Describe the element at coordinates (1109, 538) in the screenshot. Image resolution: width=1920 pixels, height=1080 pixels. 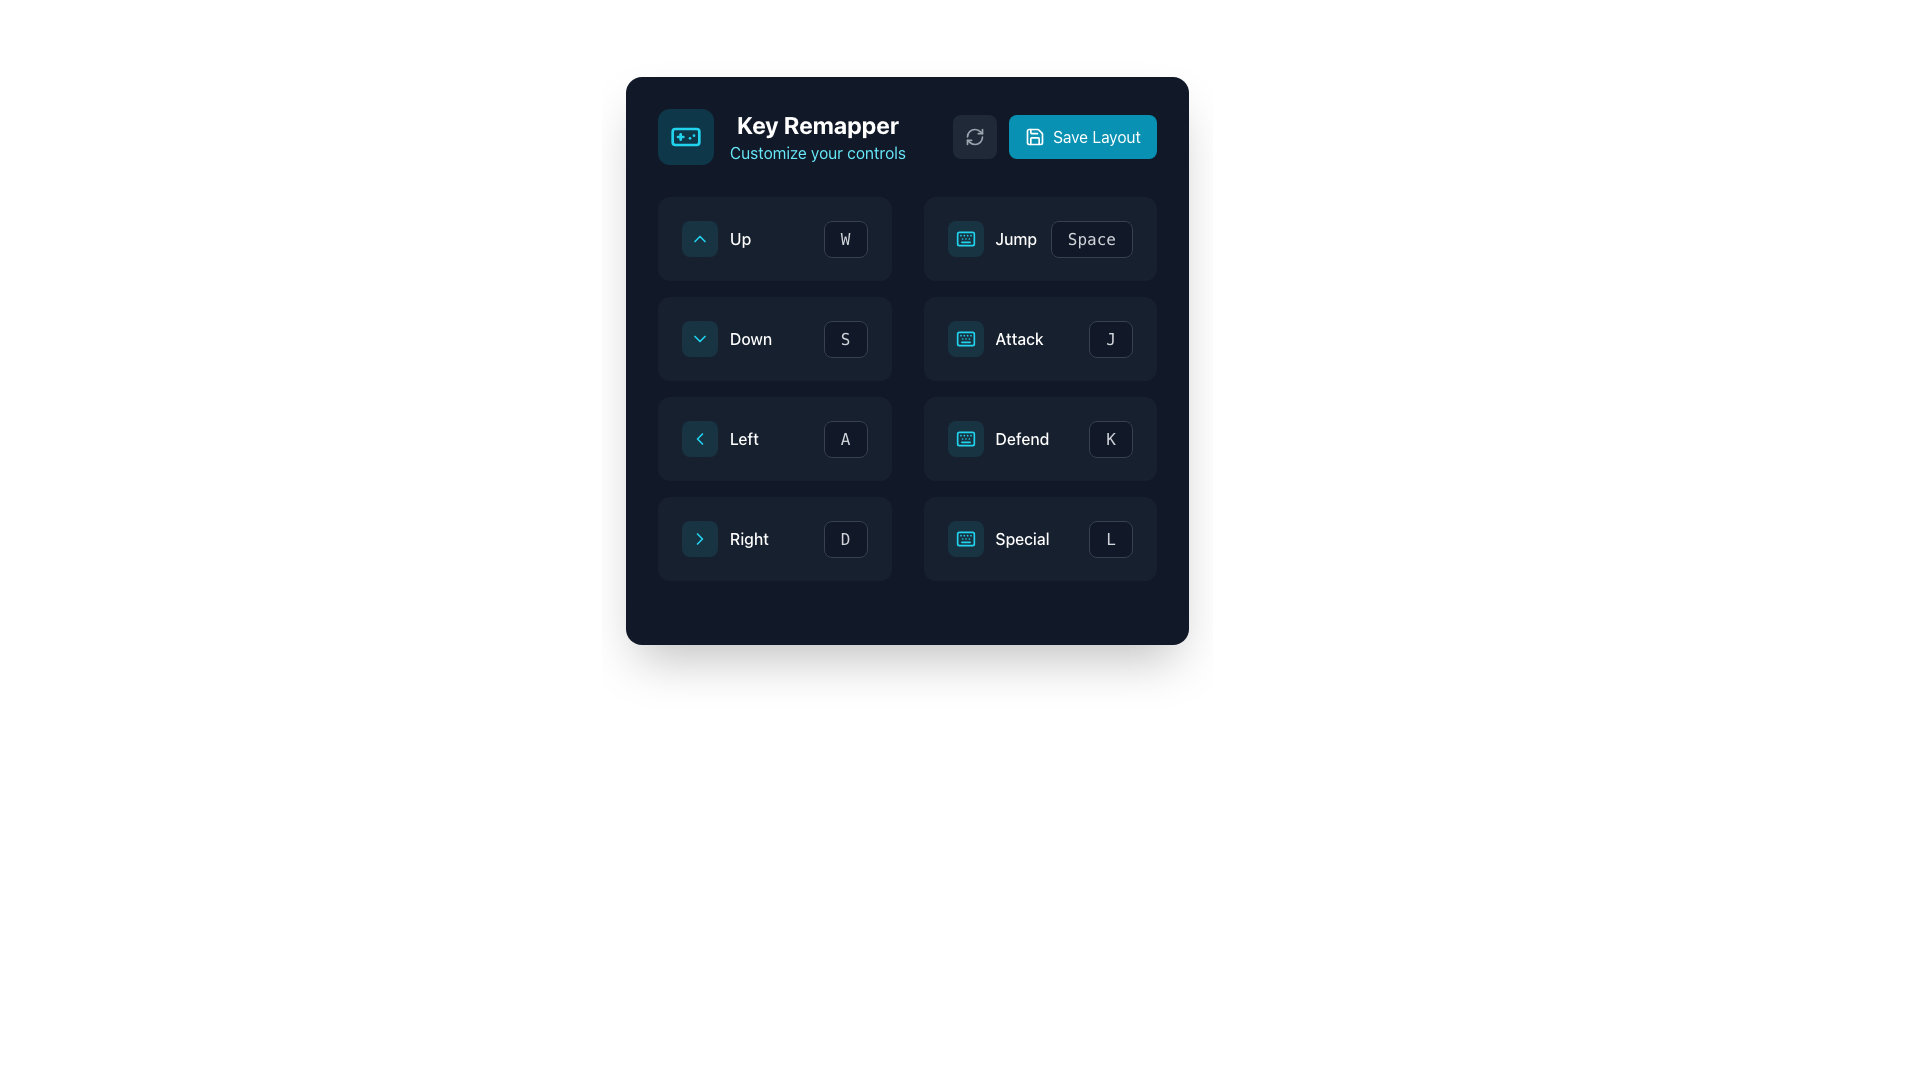
I see `the button labeled 'L'` at that location.